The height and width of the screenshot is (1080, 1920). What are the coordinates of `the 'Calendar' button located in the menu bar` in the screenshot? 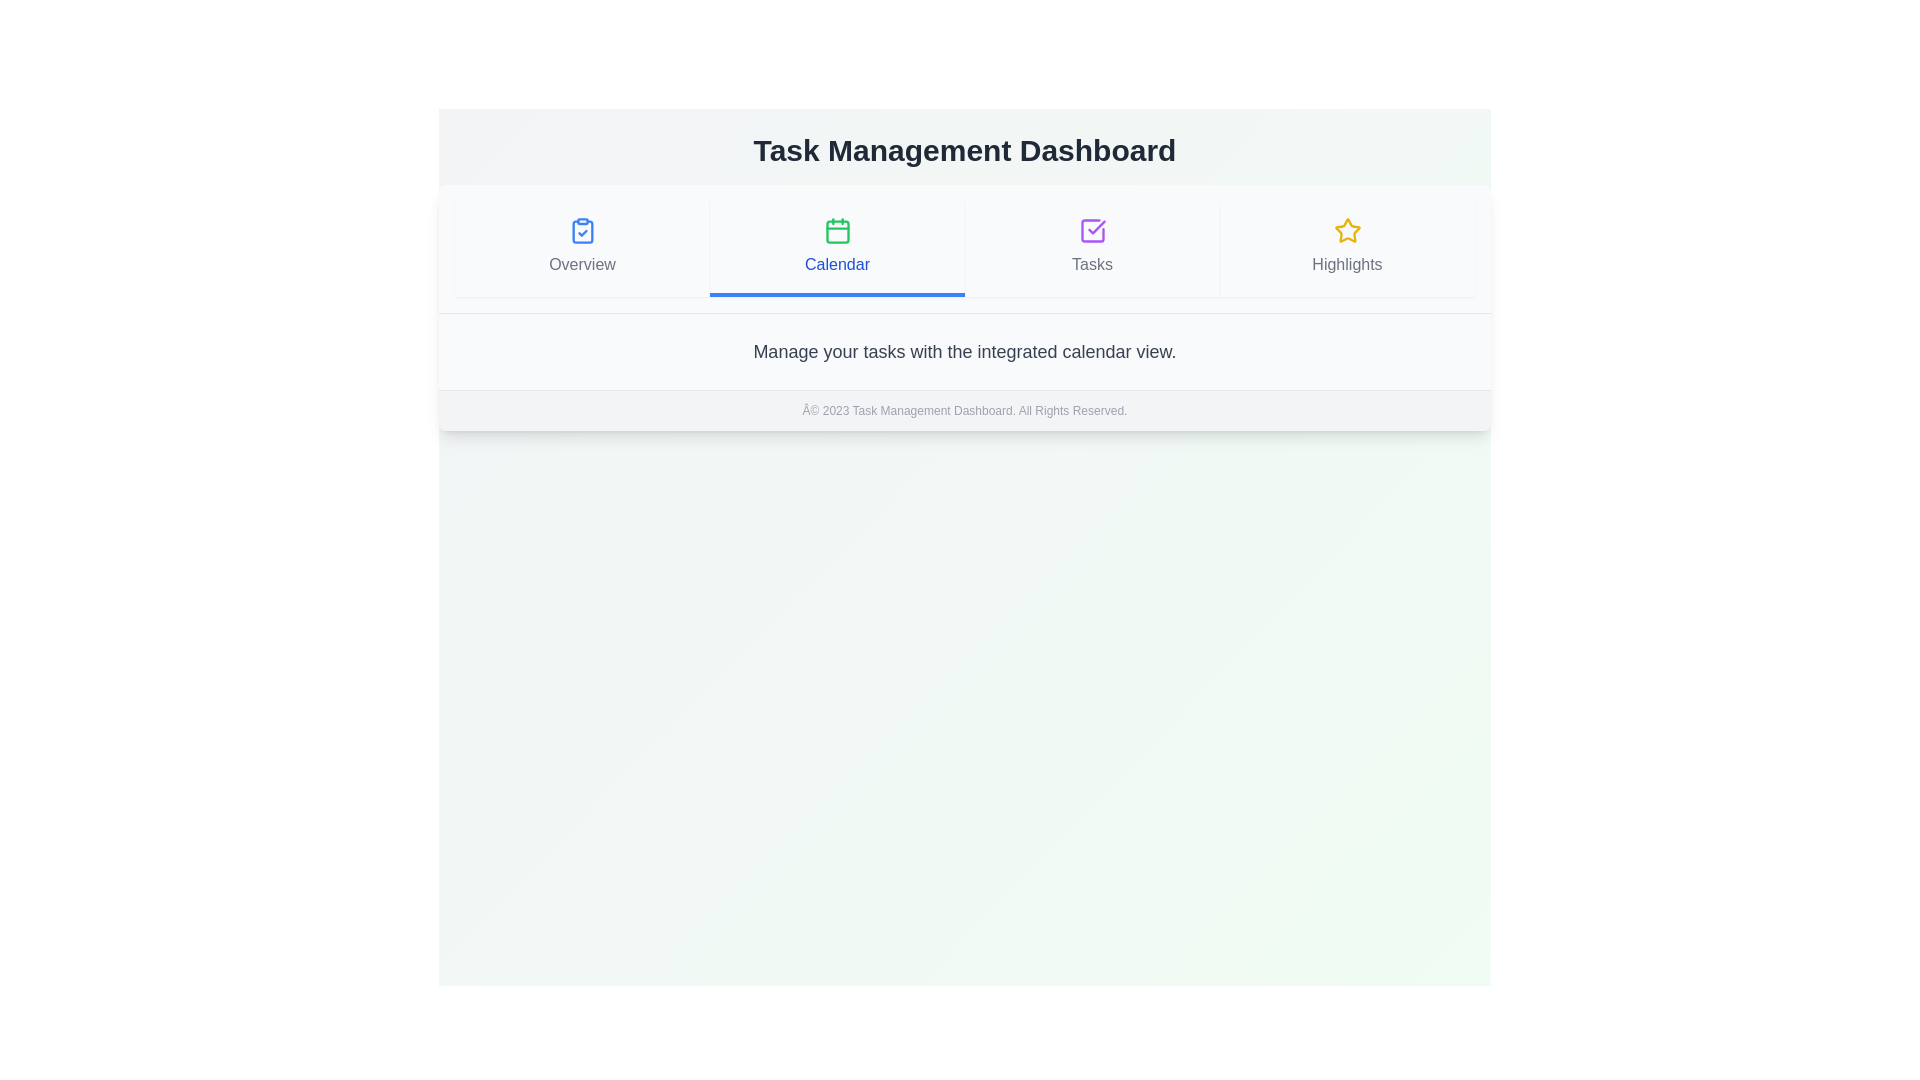 It's located at (837, 248).